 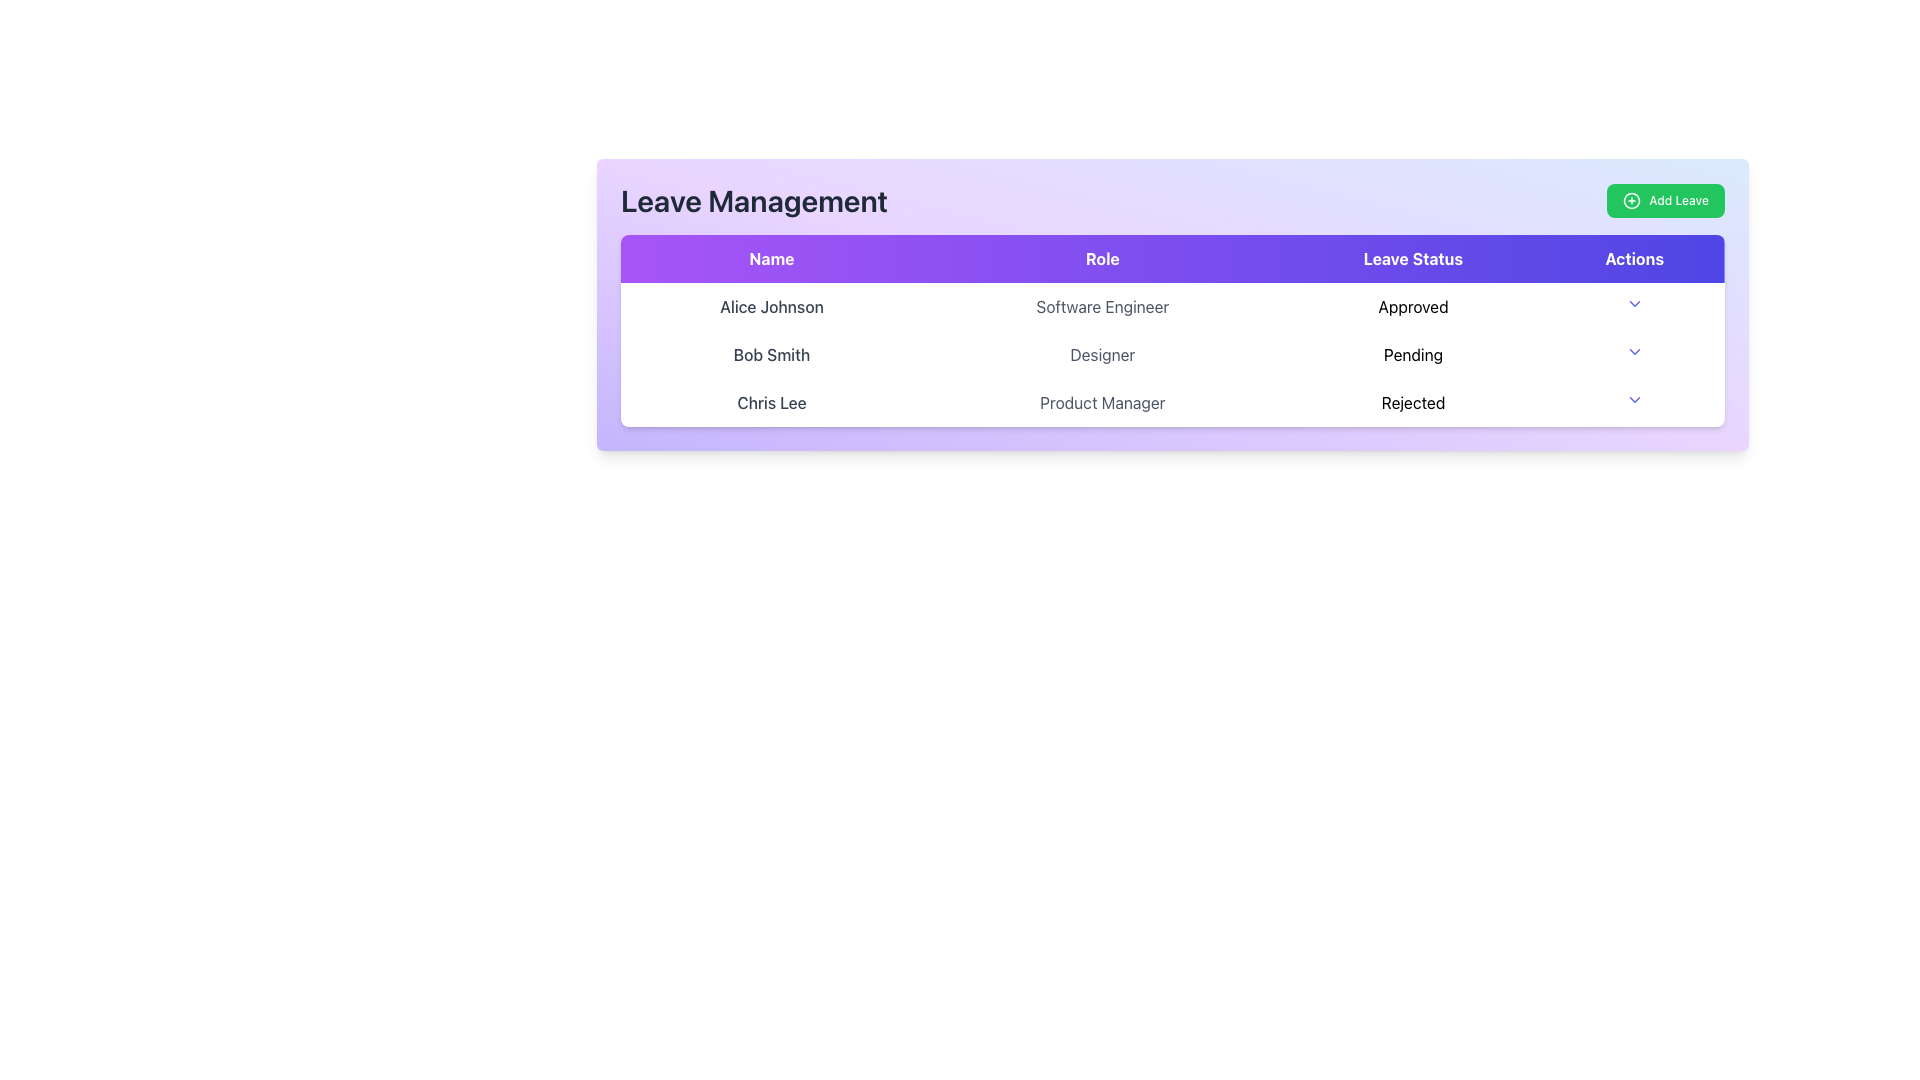 I want to click on text label displaying 'Alice Johnson' that is bold and gray, located in the first row of a table under the 'Name' header, so click(x=771, y=307).